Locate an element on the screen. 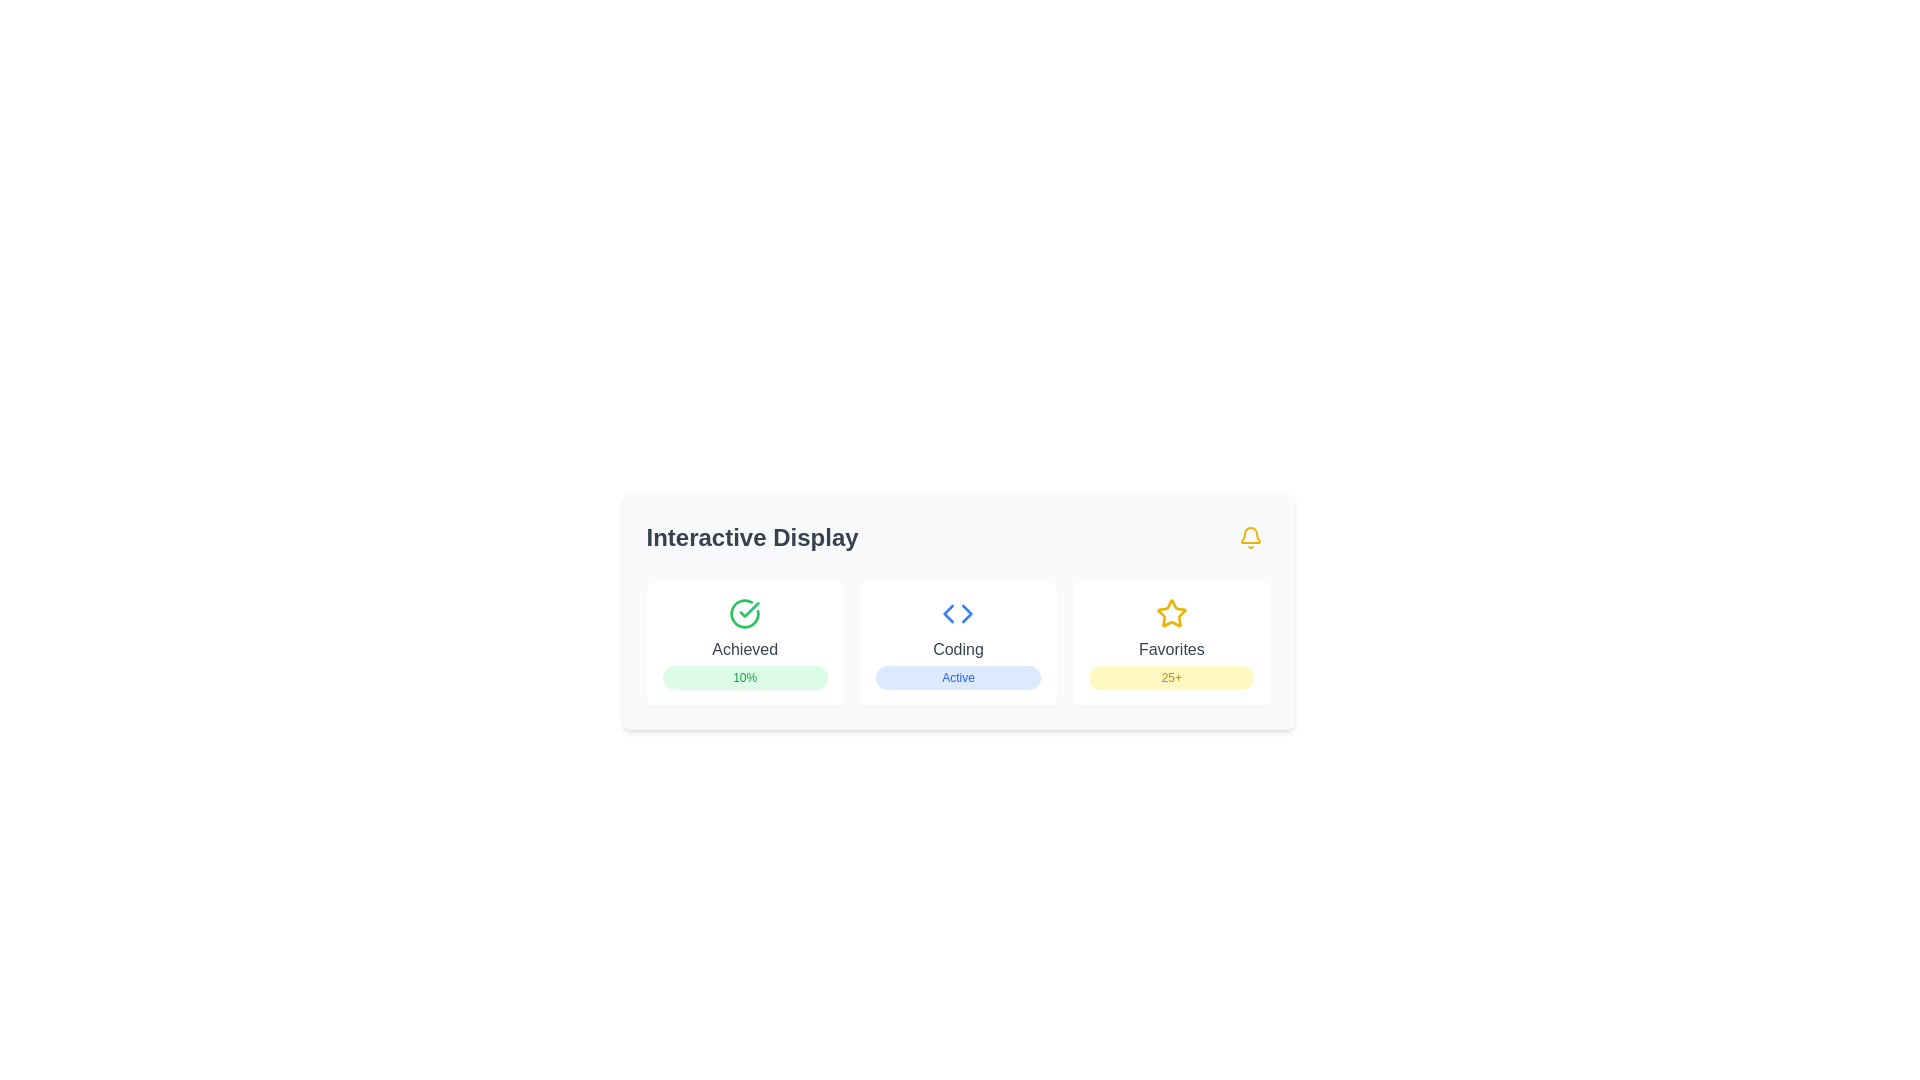  the 'Active' coding status card is located at coordinates (957, 644).